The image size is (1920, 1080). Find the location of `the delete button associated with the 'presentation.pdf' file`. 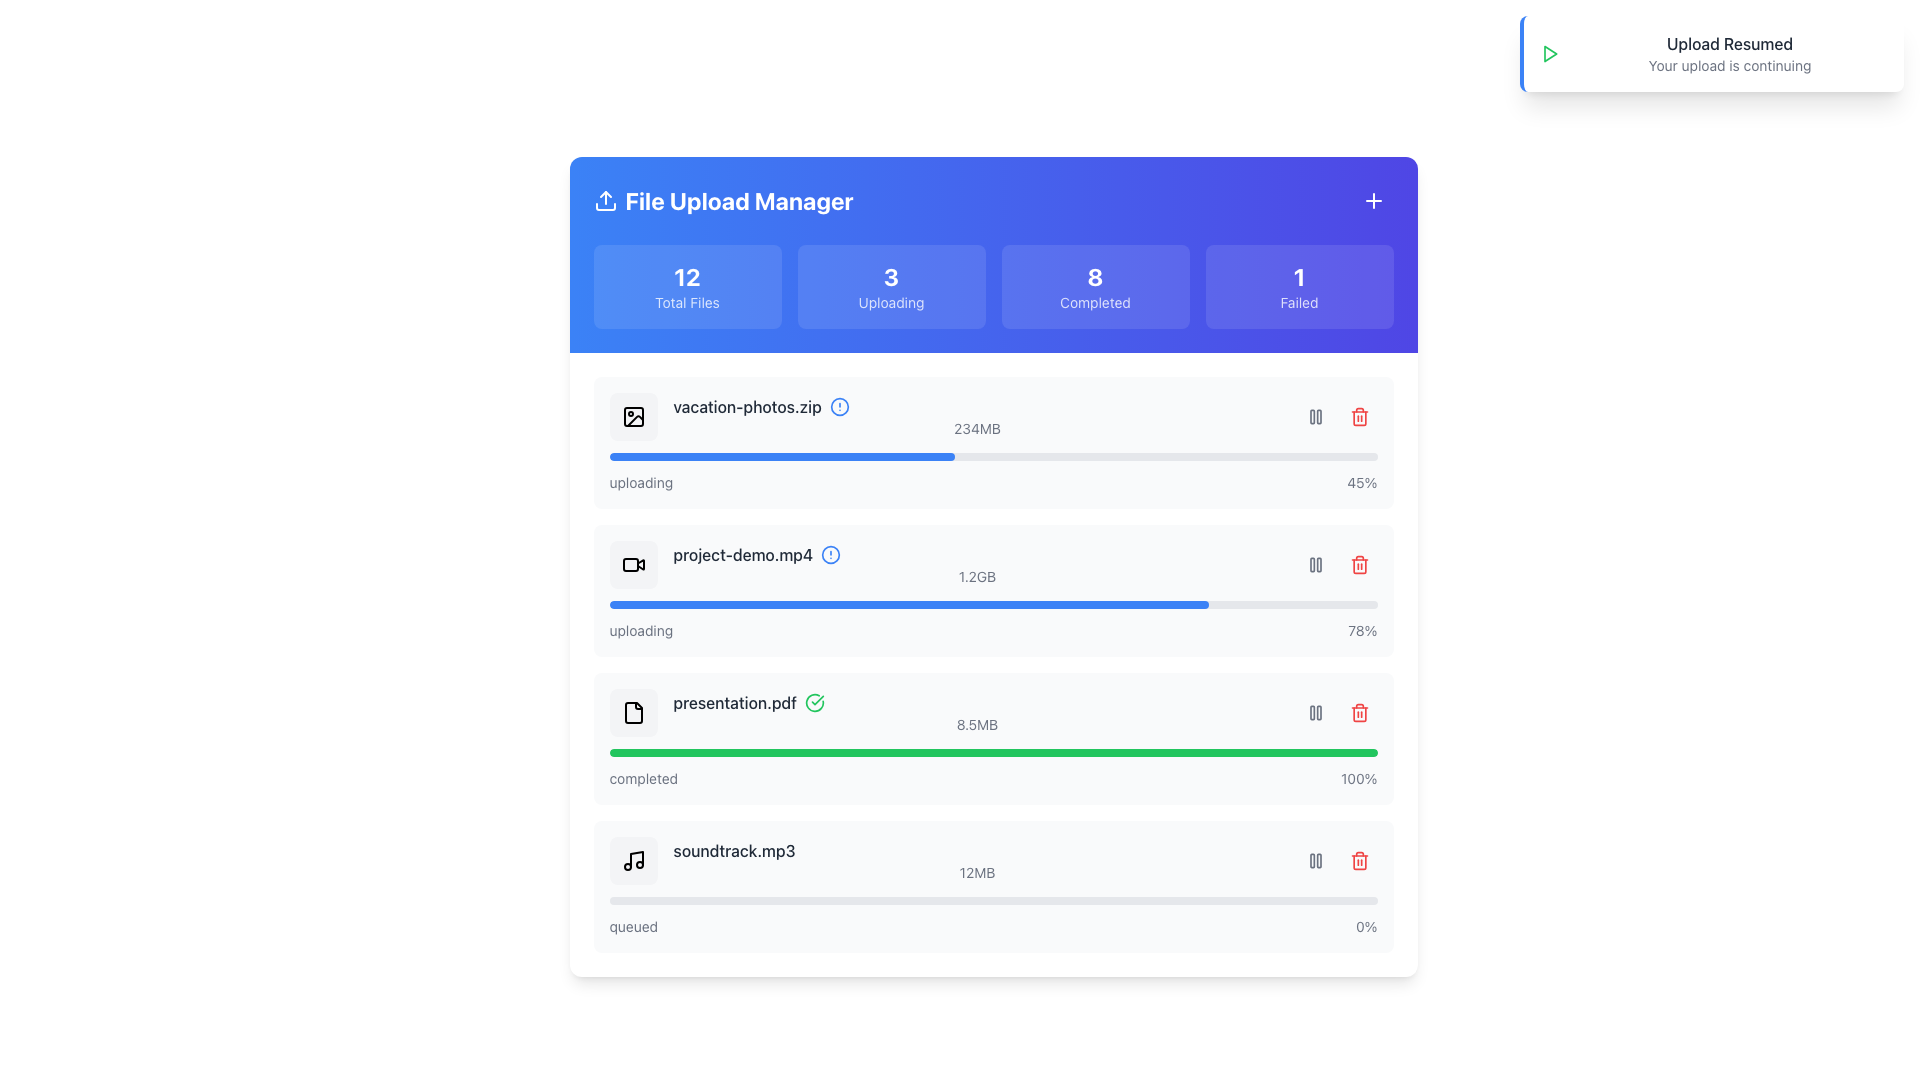

the delete button associated with the 'presentation.pdf' file is located at coordinates (1359, 712).